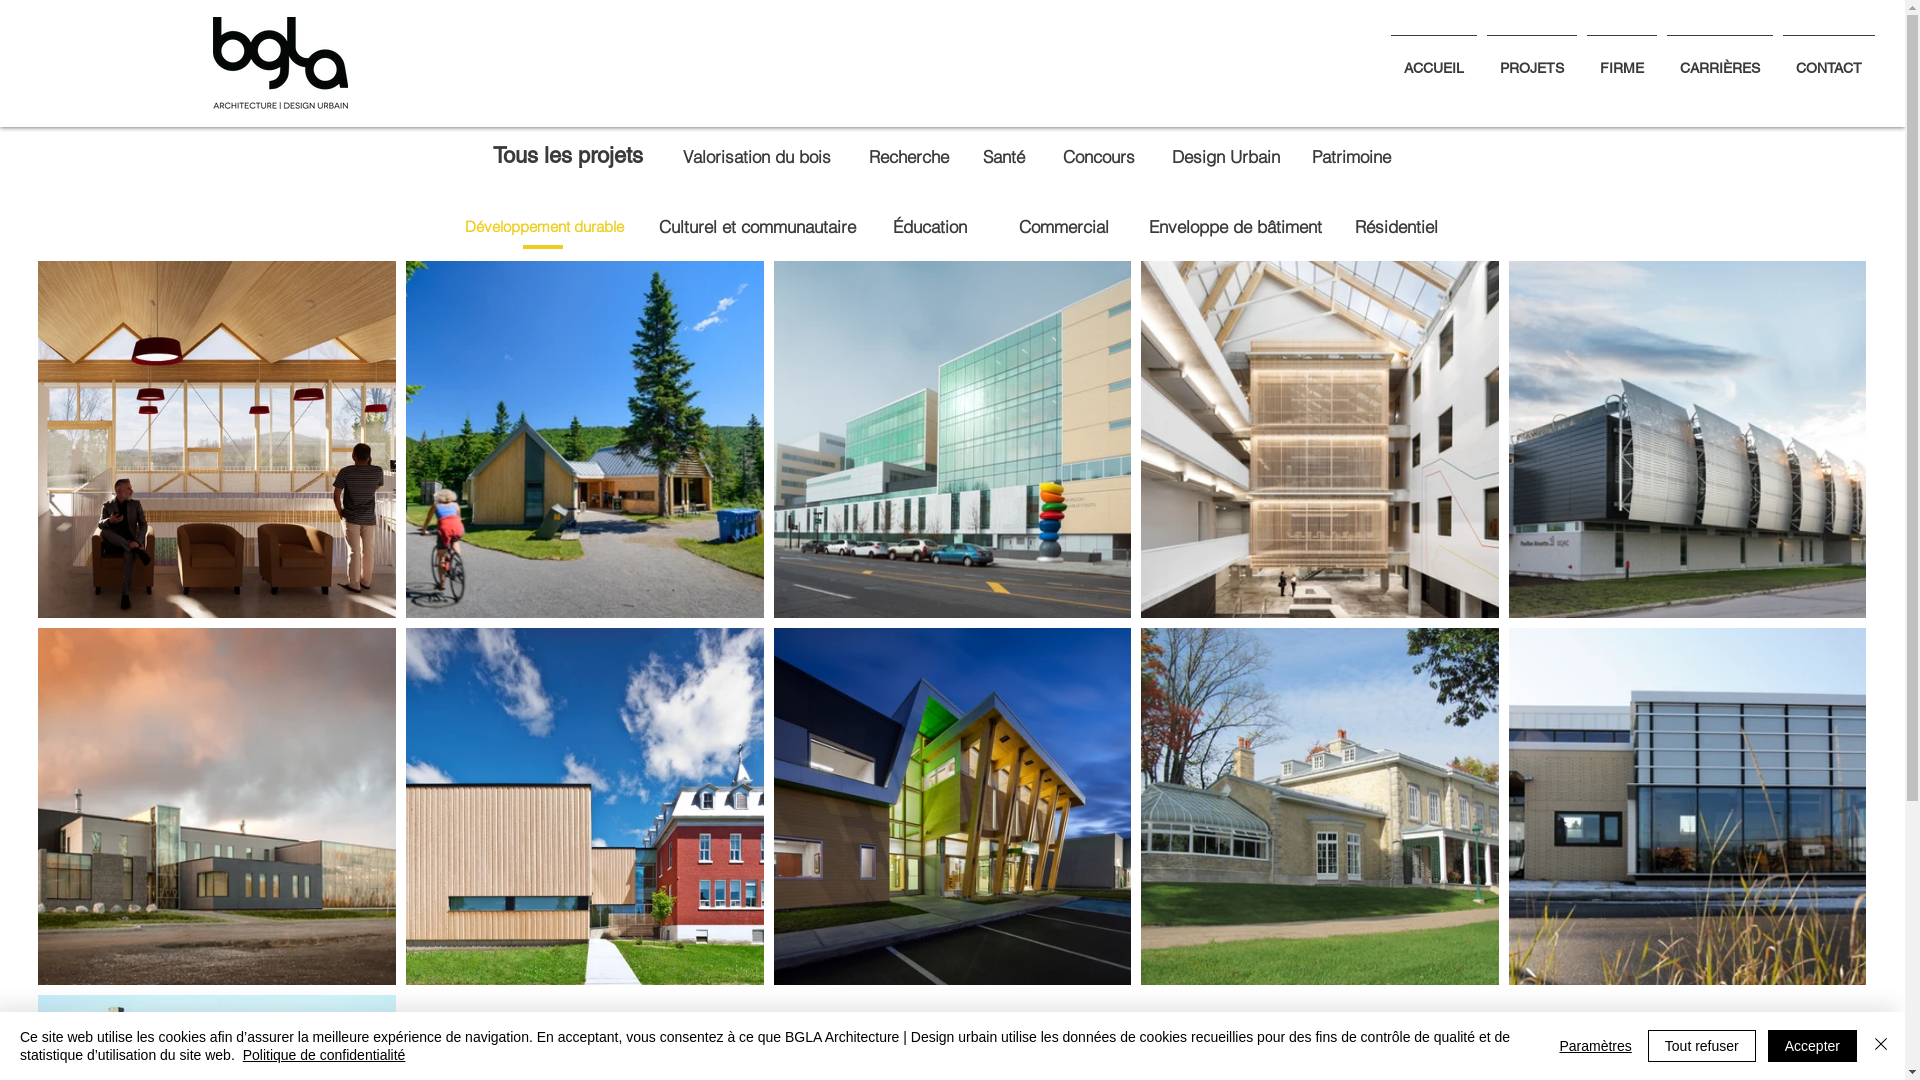 The height and width of the screenshot is (1080, 1920). Describe the element at coordinates (1224, 155) in the screenshot. I see `'Design Urbain'` at that location.